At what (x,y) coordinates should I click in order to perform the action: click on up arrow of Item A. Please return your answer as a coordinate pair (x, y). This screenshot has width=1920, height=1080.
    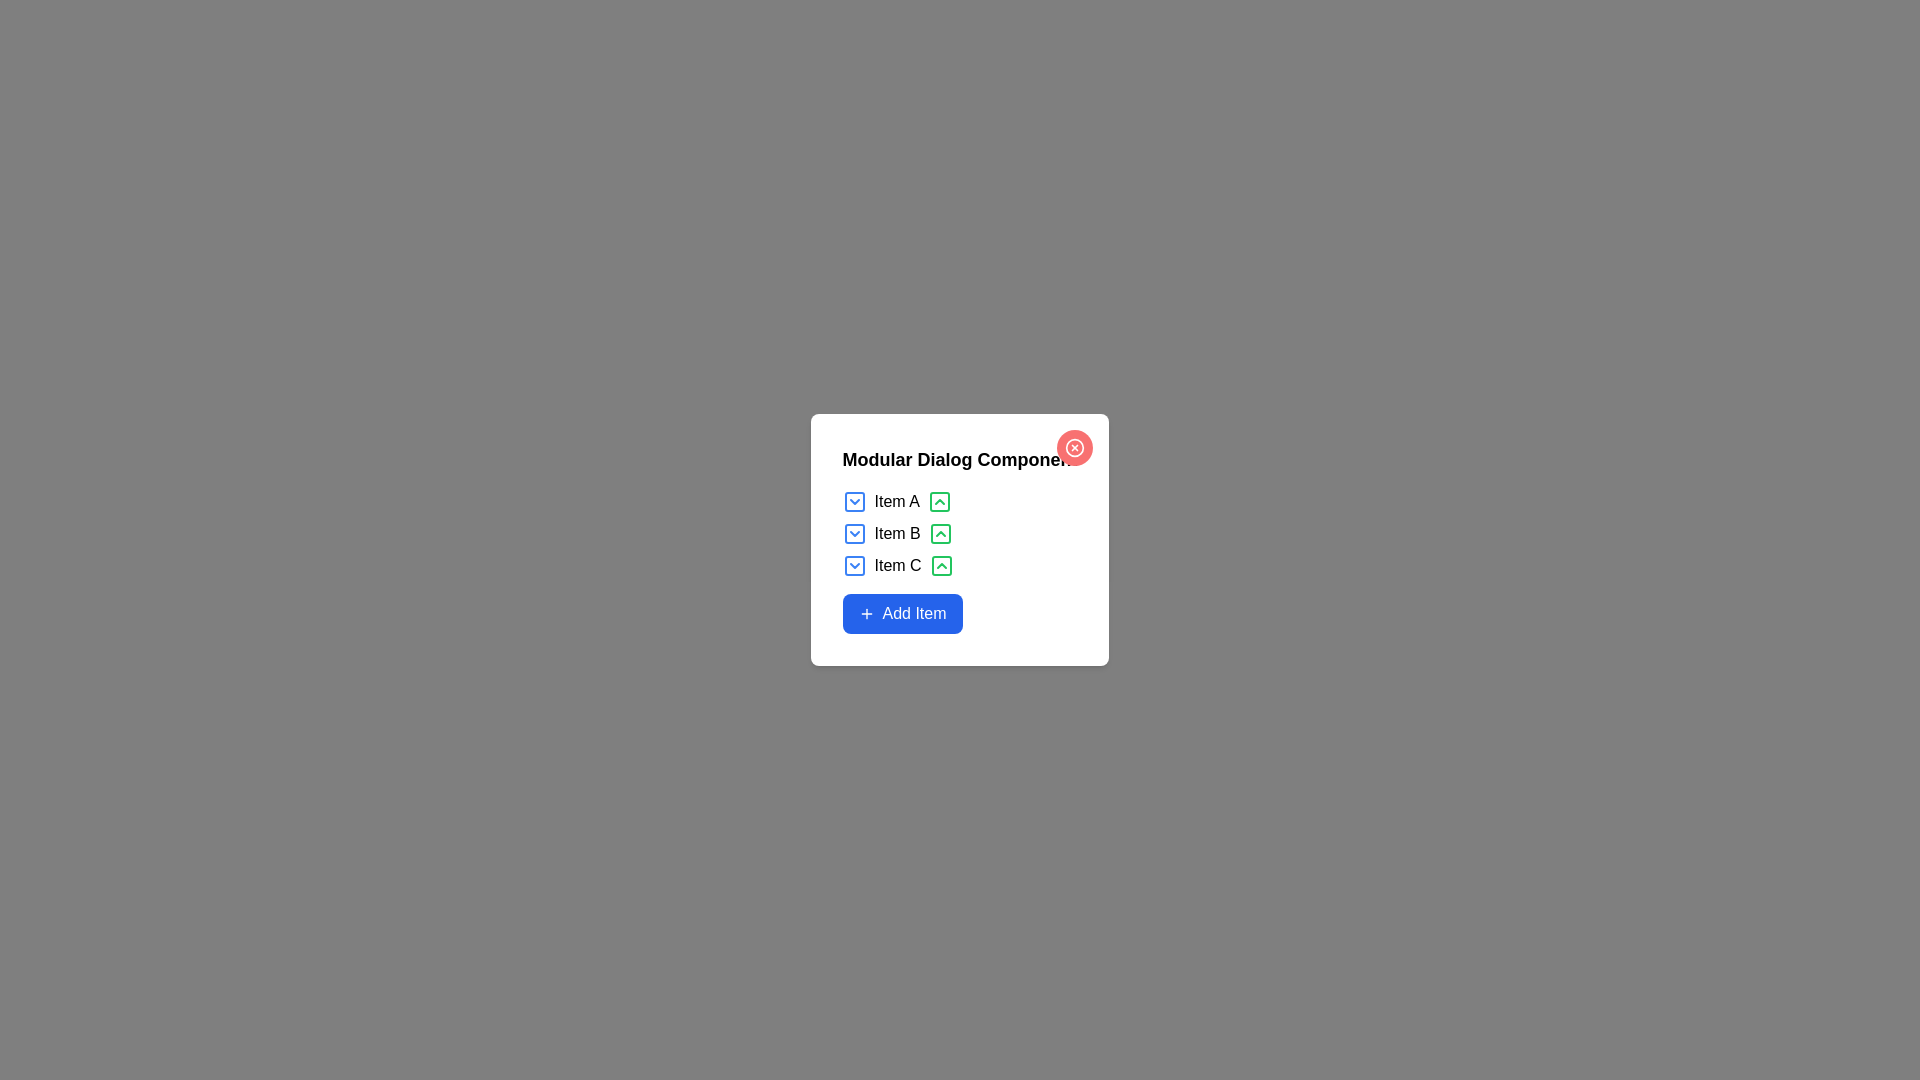
    Looking at the image, I should click on (938, 500).